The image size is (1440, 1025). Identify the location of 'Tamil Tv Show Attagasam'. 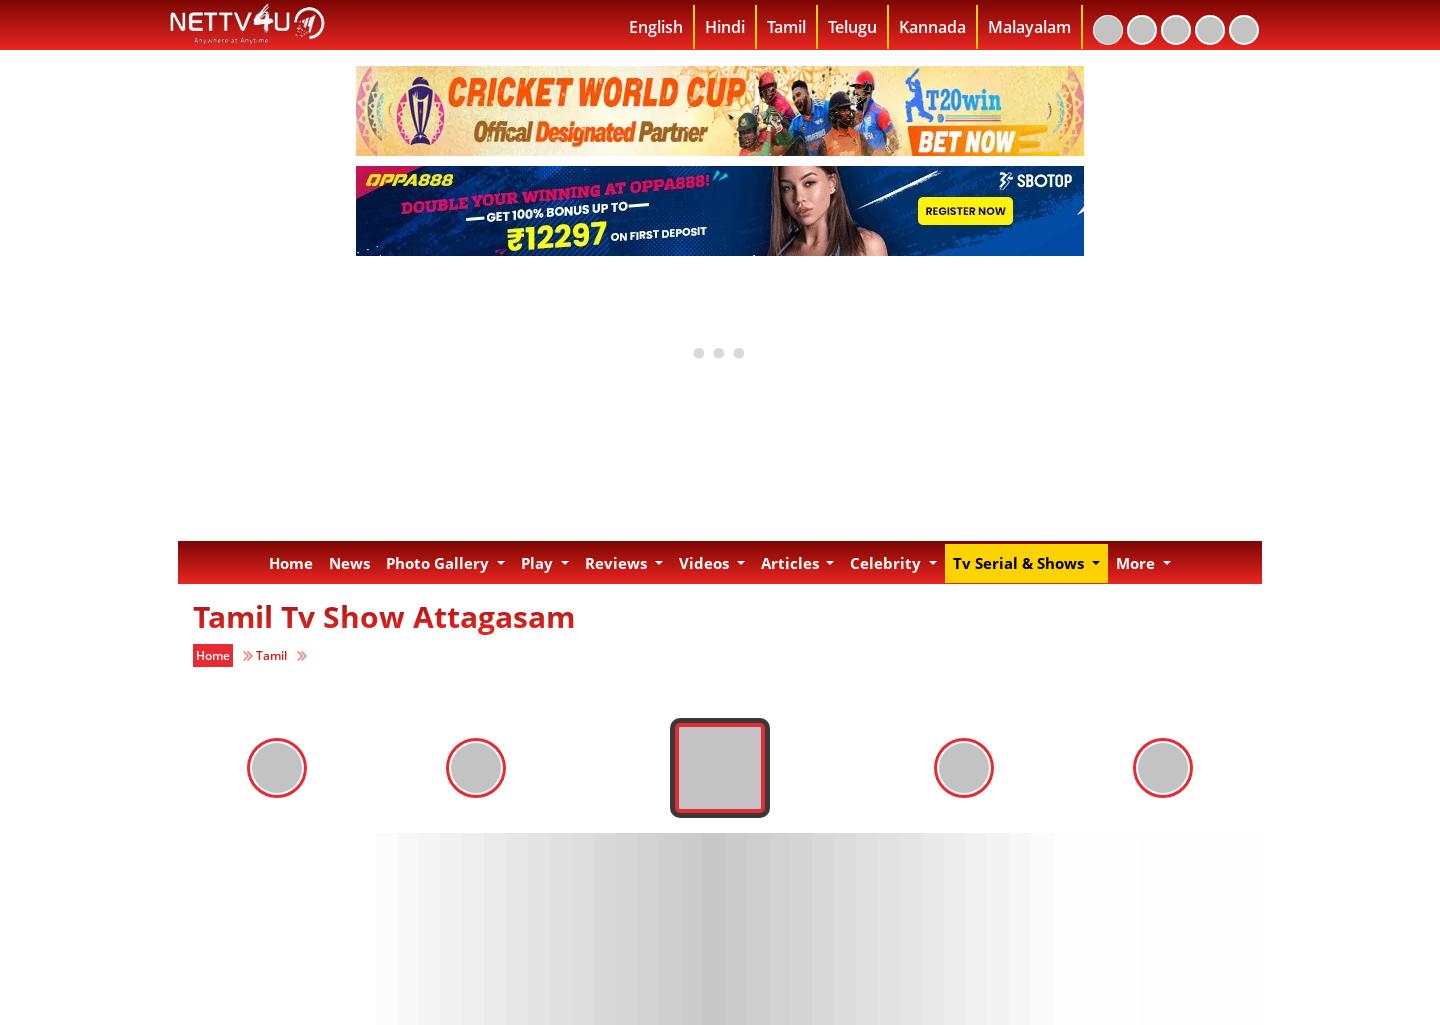
(383, 614).